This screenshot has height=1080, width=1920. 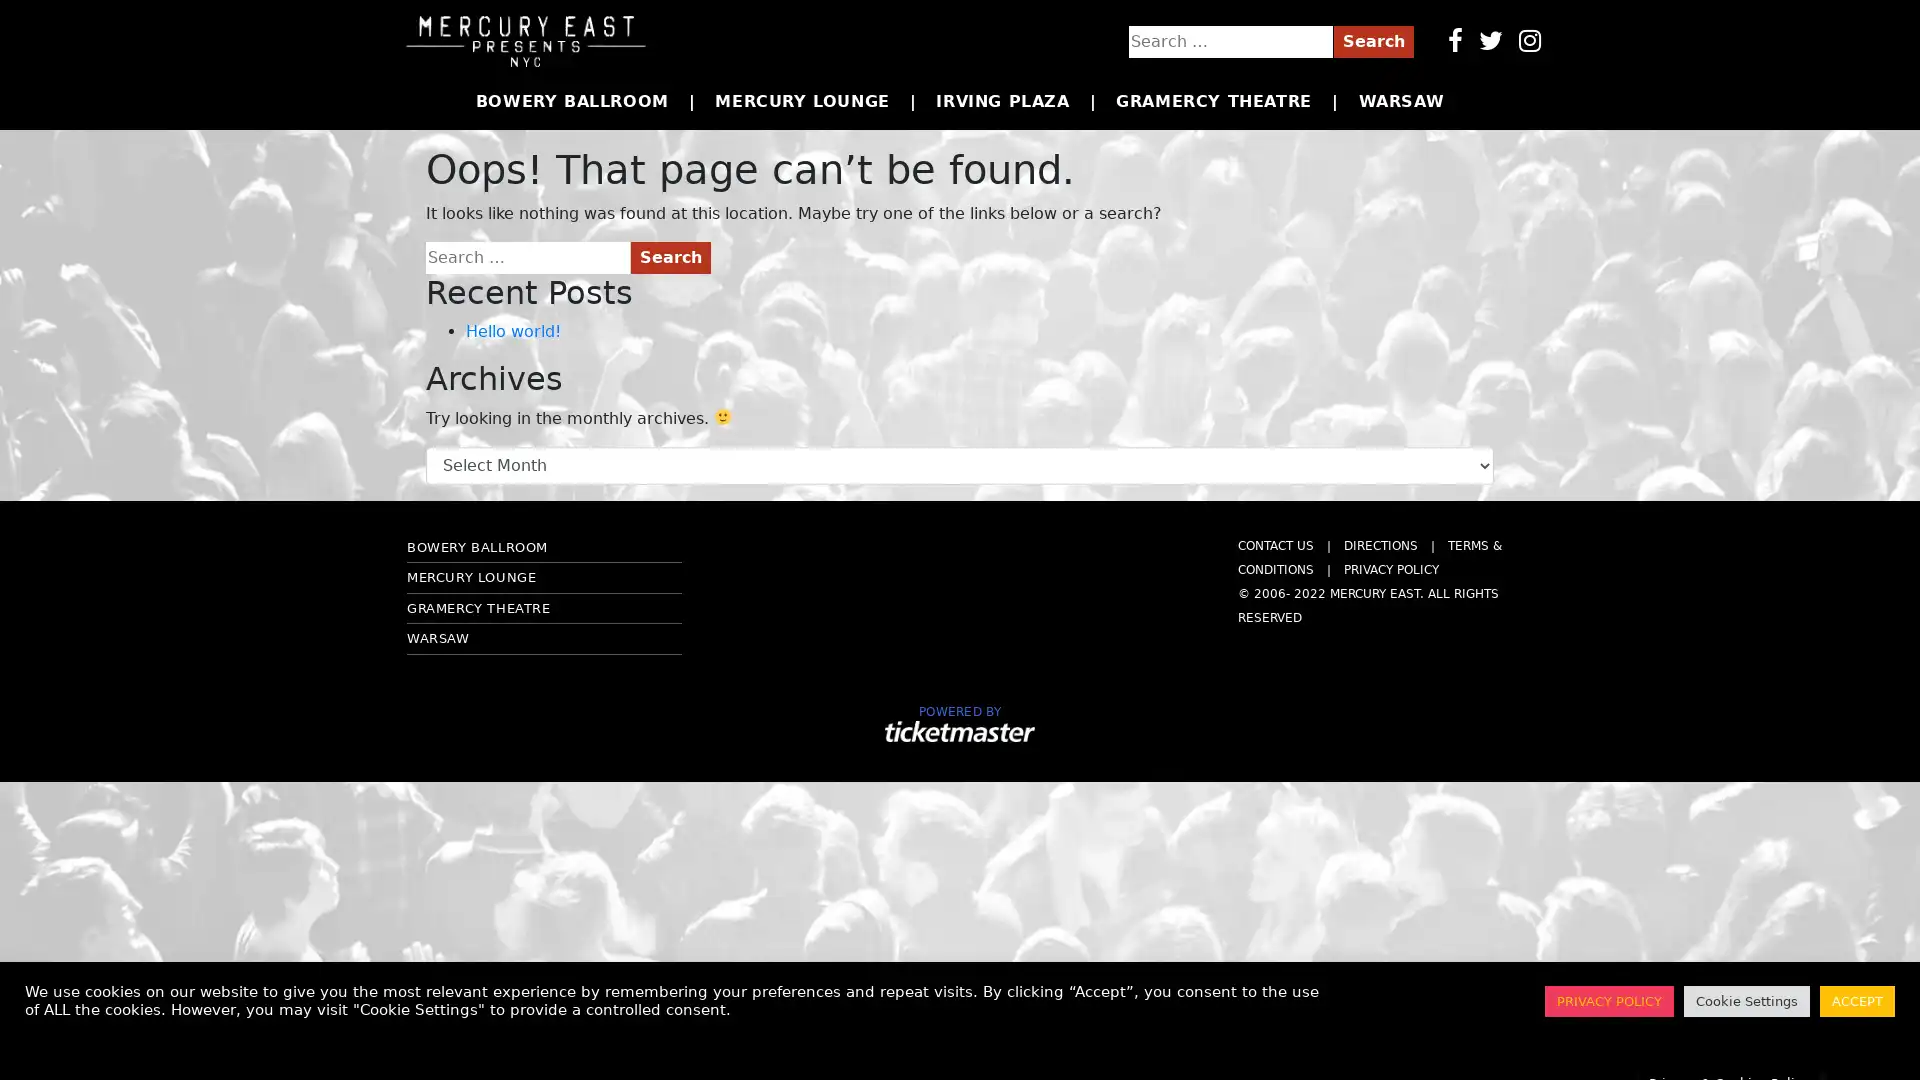 I want to click on Search, so click(x=671, y=256).